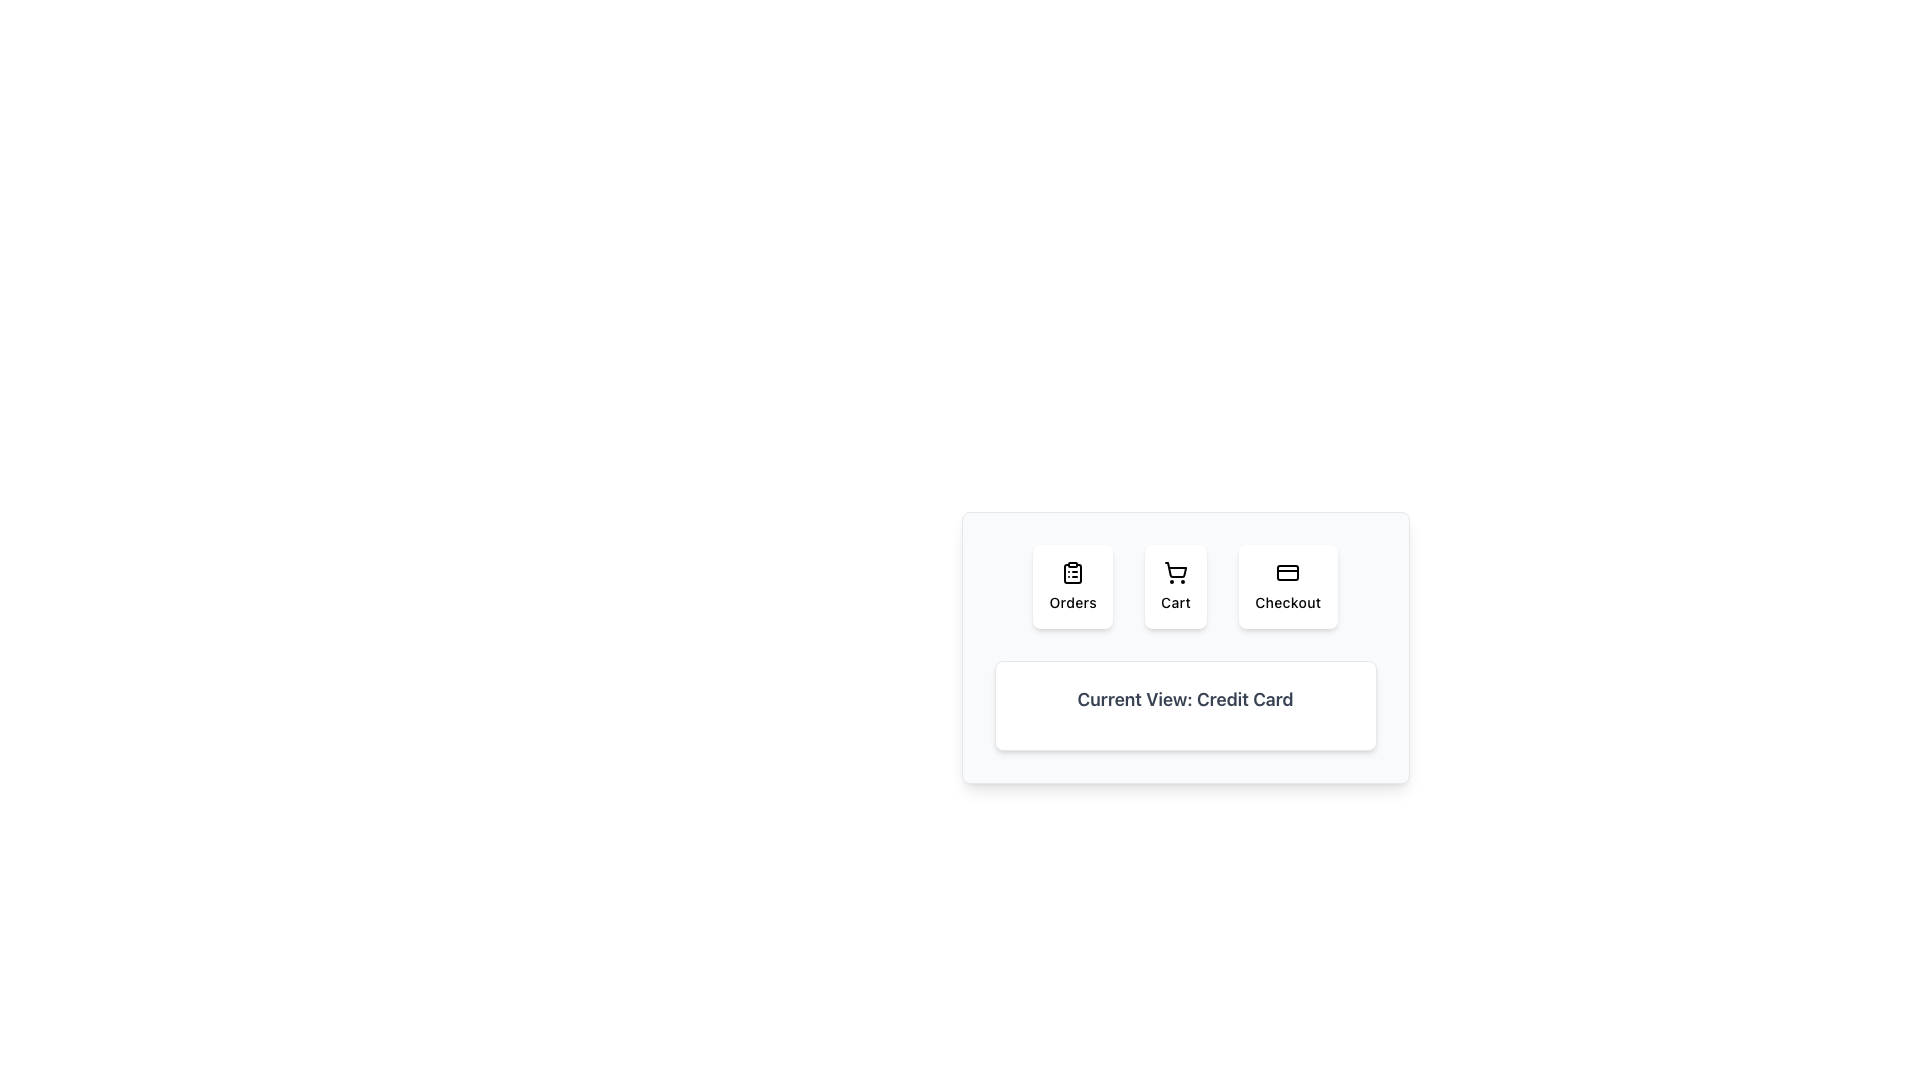  Describe the element at coordinates (1185, 648) in the screenshot. I see `information displayed on the centrally positioned Informational card within the checkout or order management interface` at that location.